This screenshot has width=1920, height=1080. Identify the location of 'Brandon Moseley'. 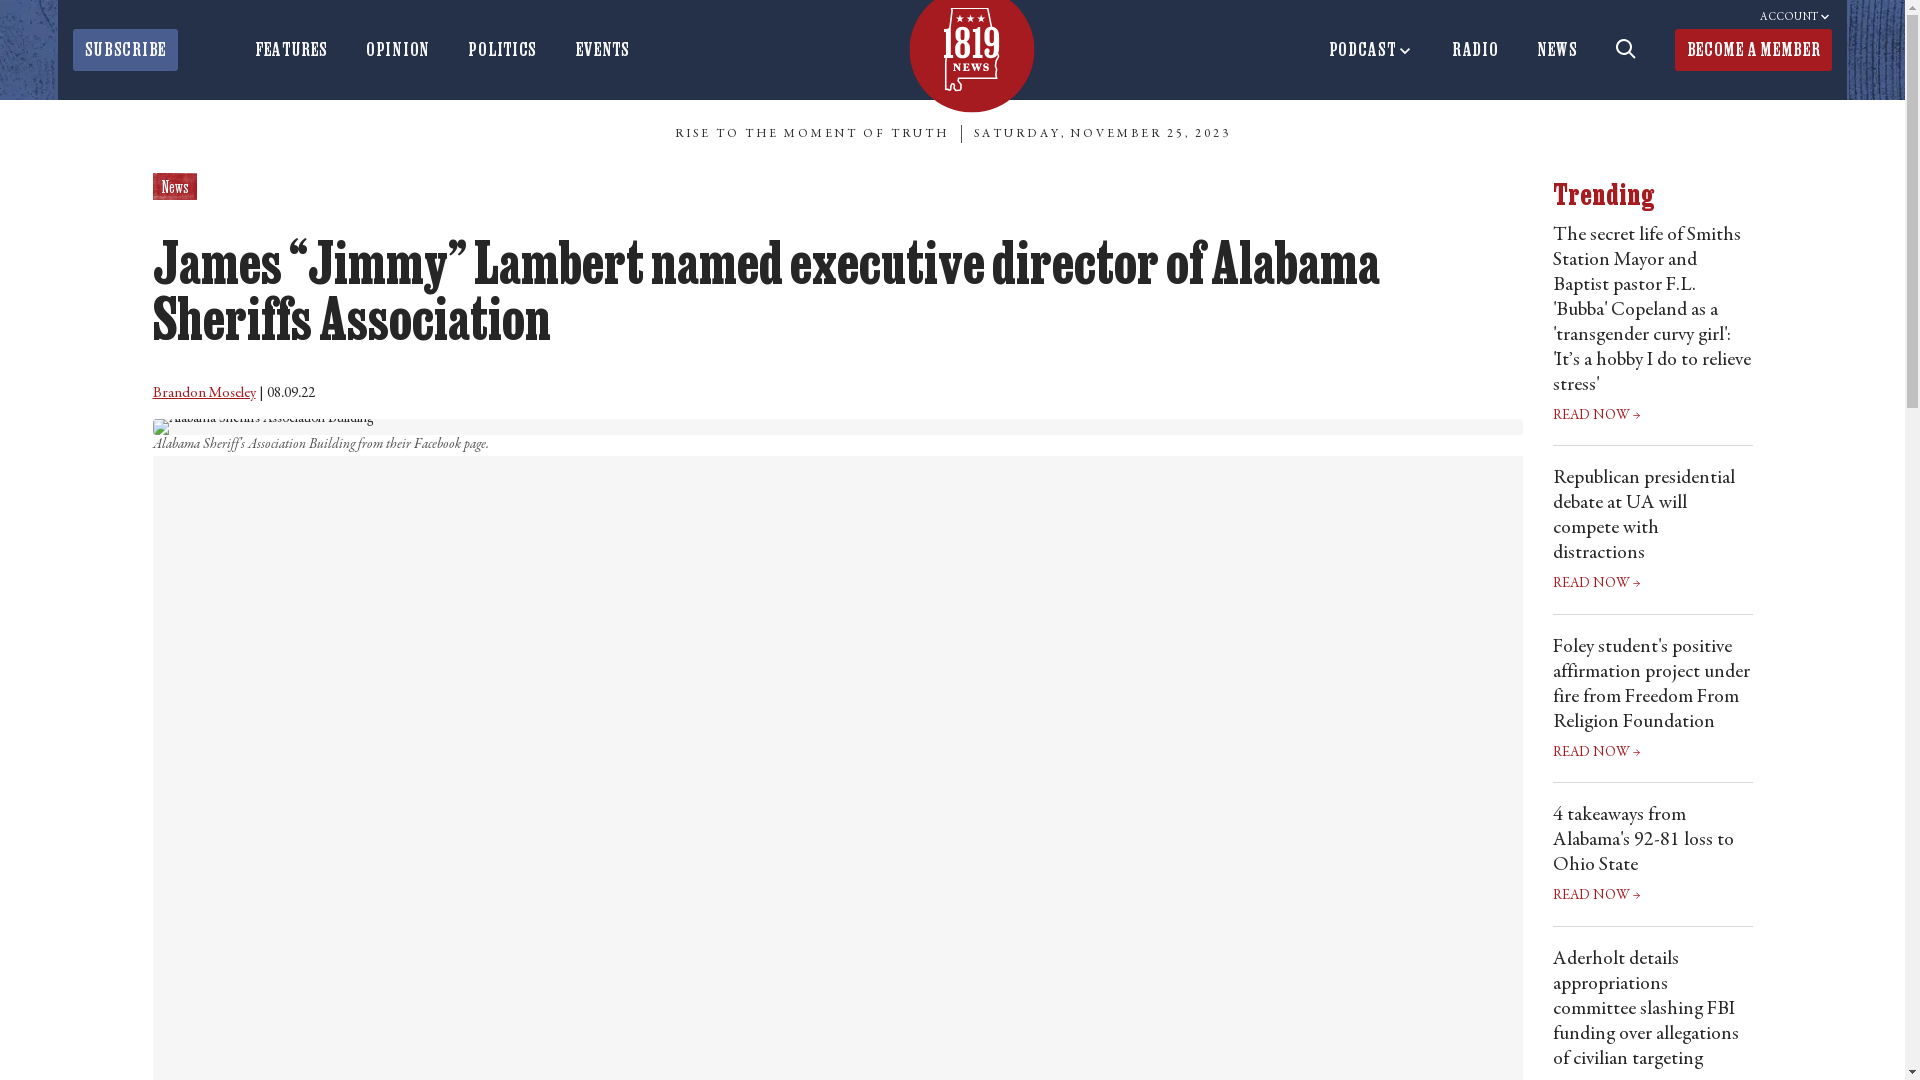
(203, 393).